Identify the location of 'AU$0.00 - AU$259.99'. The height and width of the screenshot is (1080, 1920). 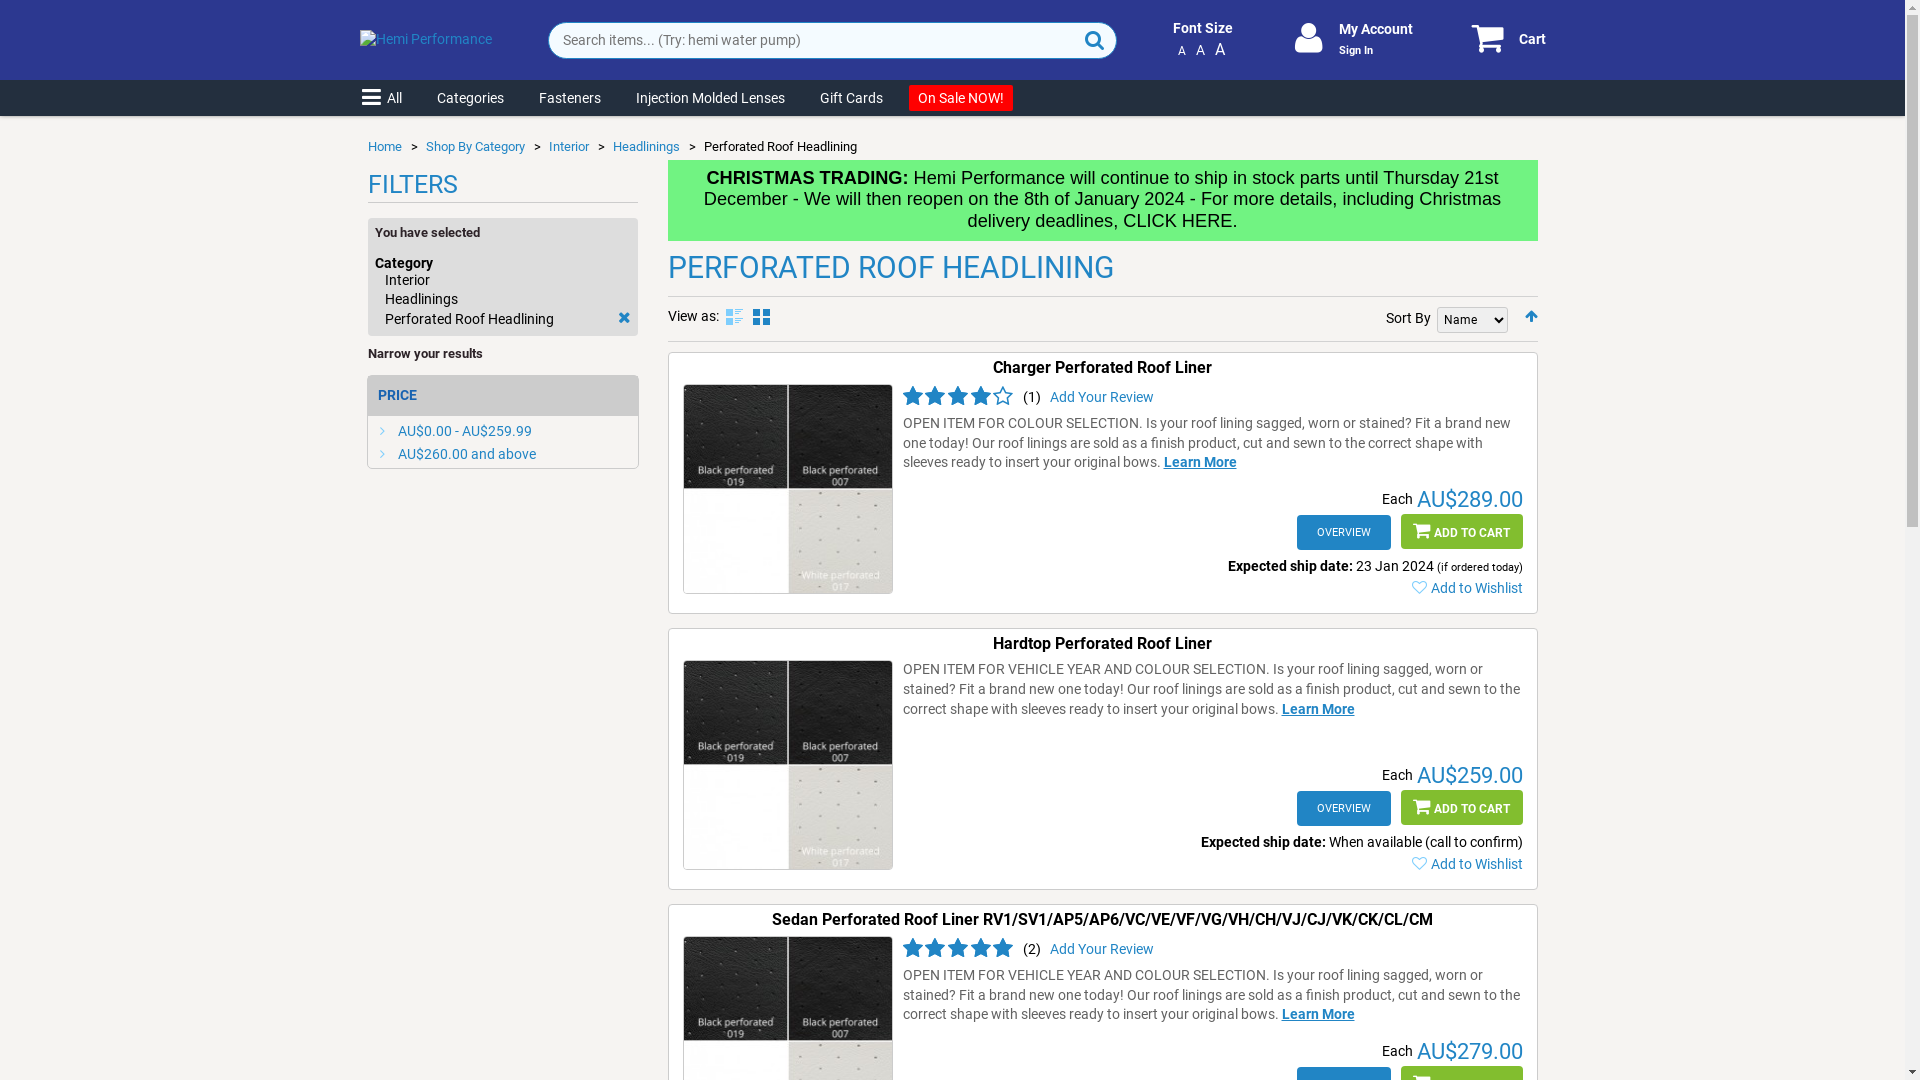
(464, 430).